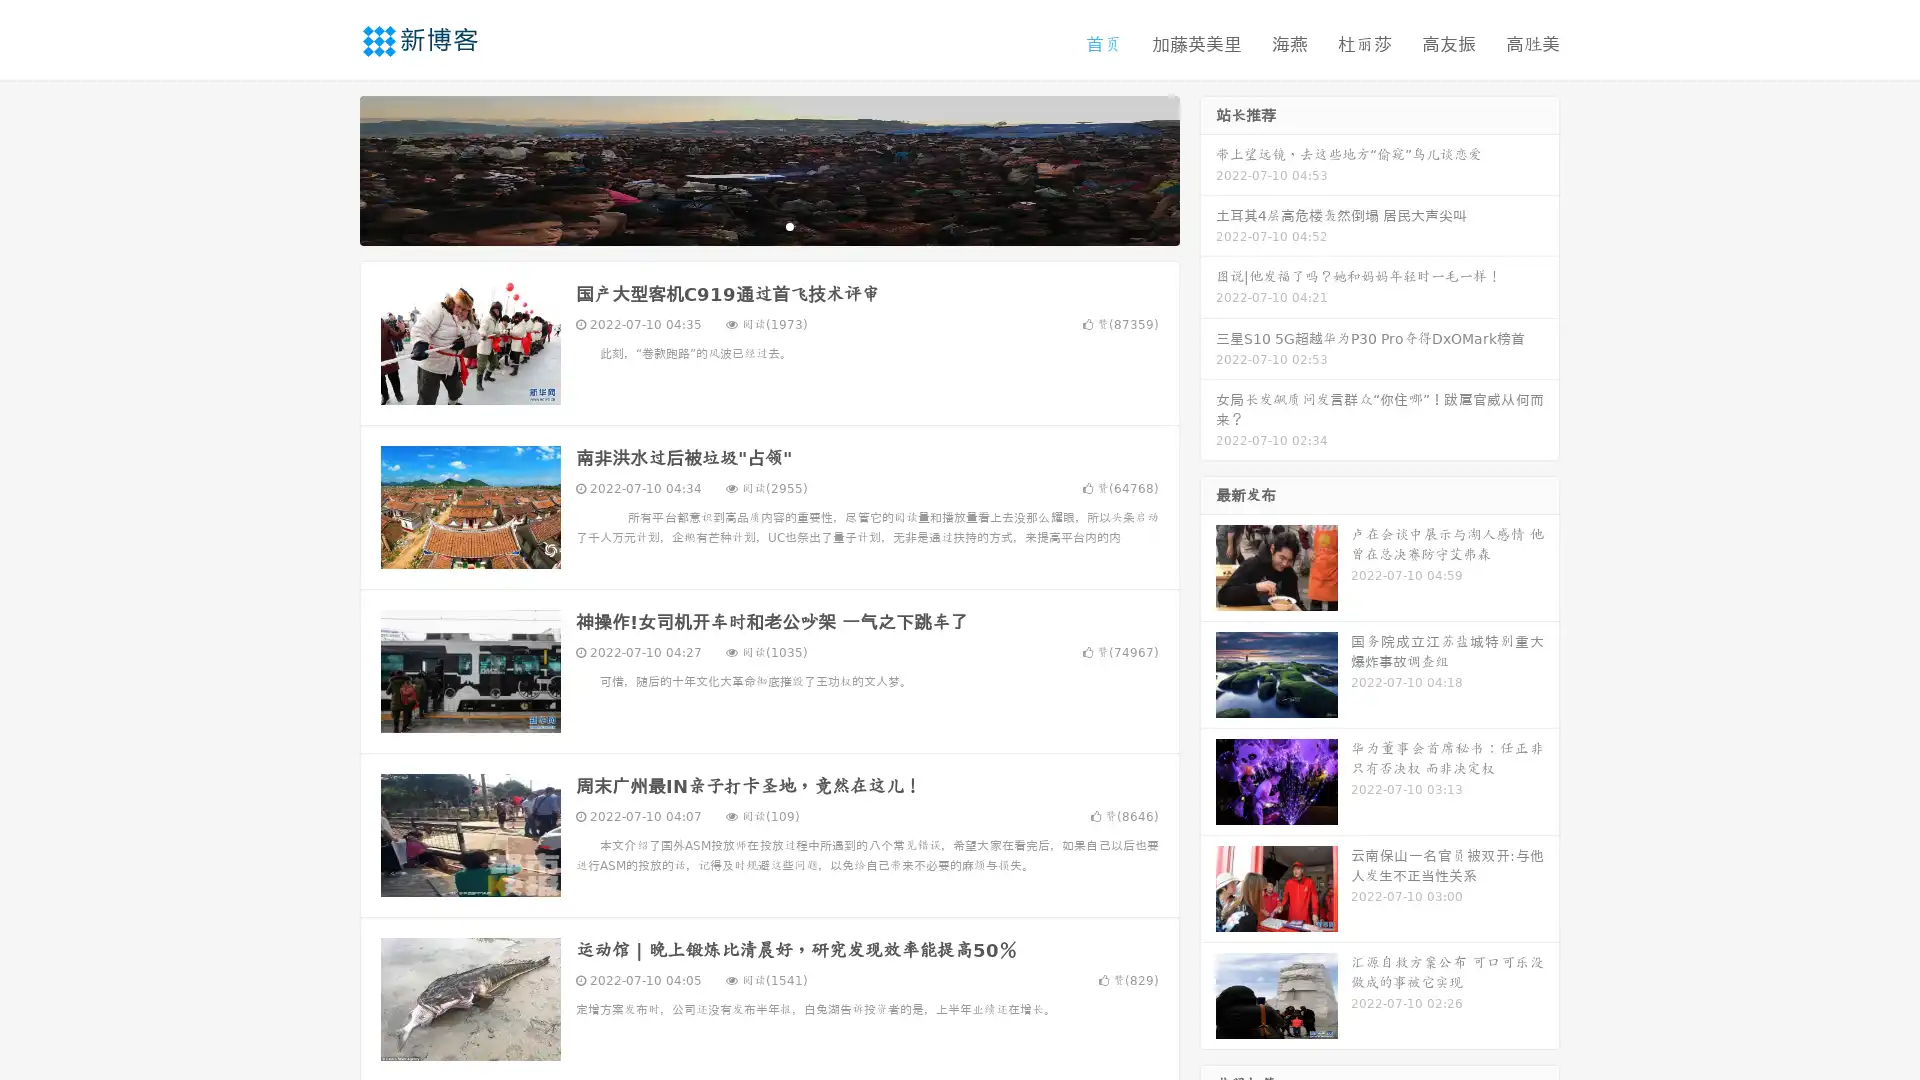 The height and width of the screenshot is (1080, 1920). Describe the element at coordinates (748, 225) in the screenshot. I see `Go to slide 1` at that location.